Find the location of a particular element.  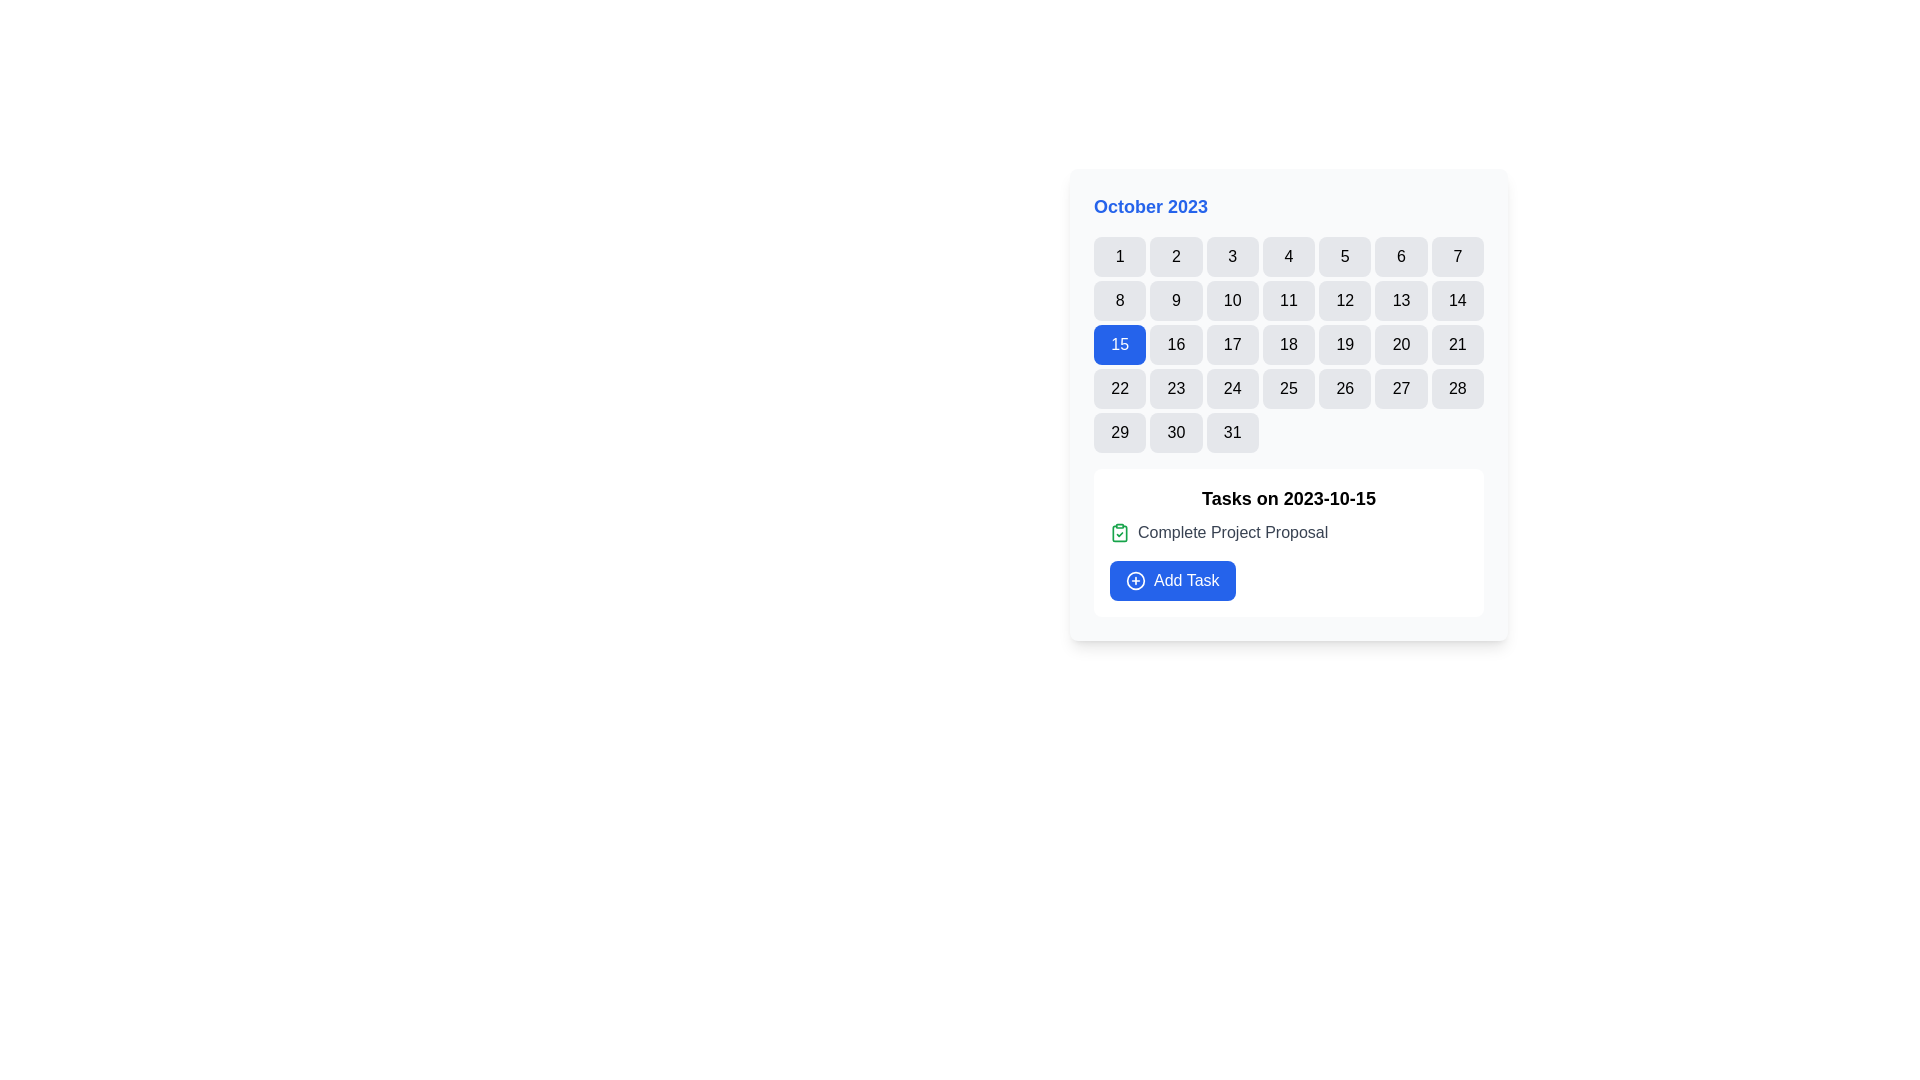

the button displaying the number '9' in the calendar layout is located at coordinates (1176, 300).